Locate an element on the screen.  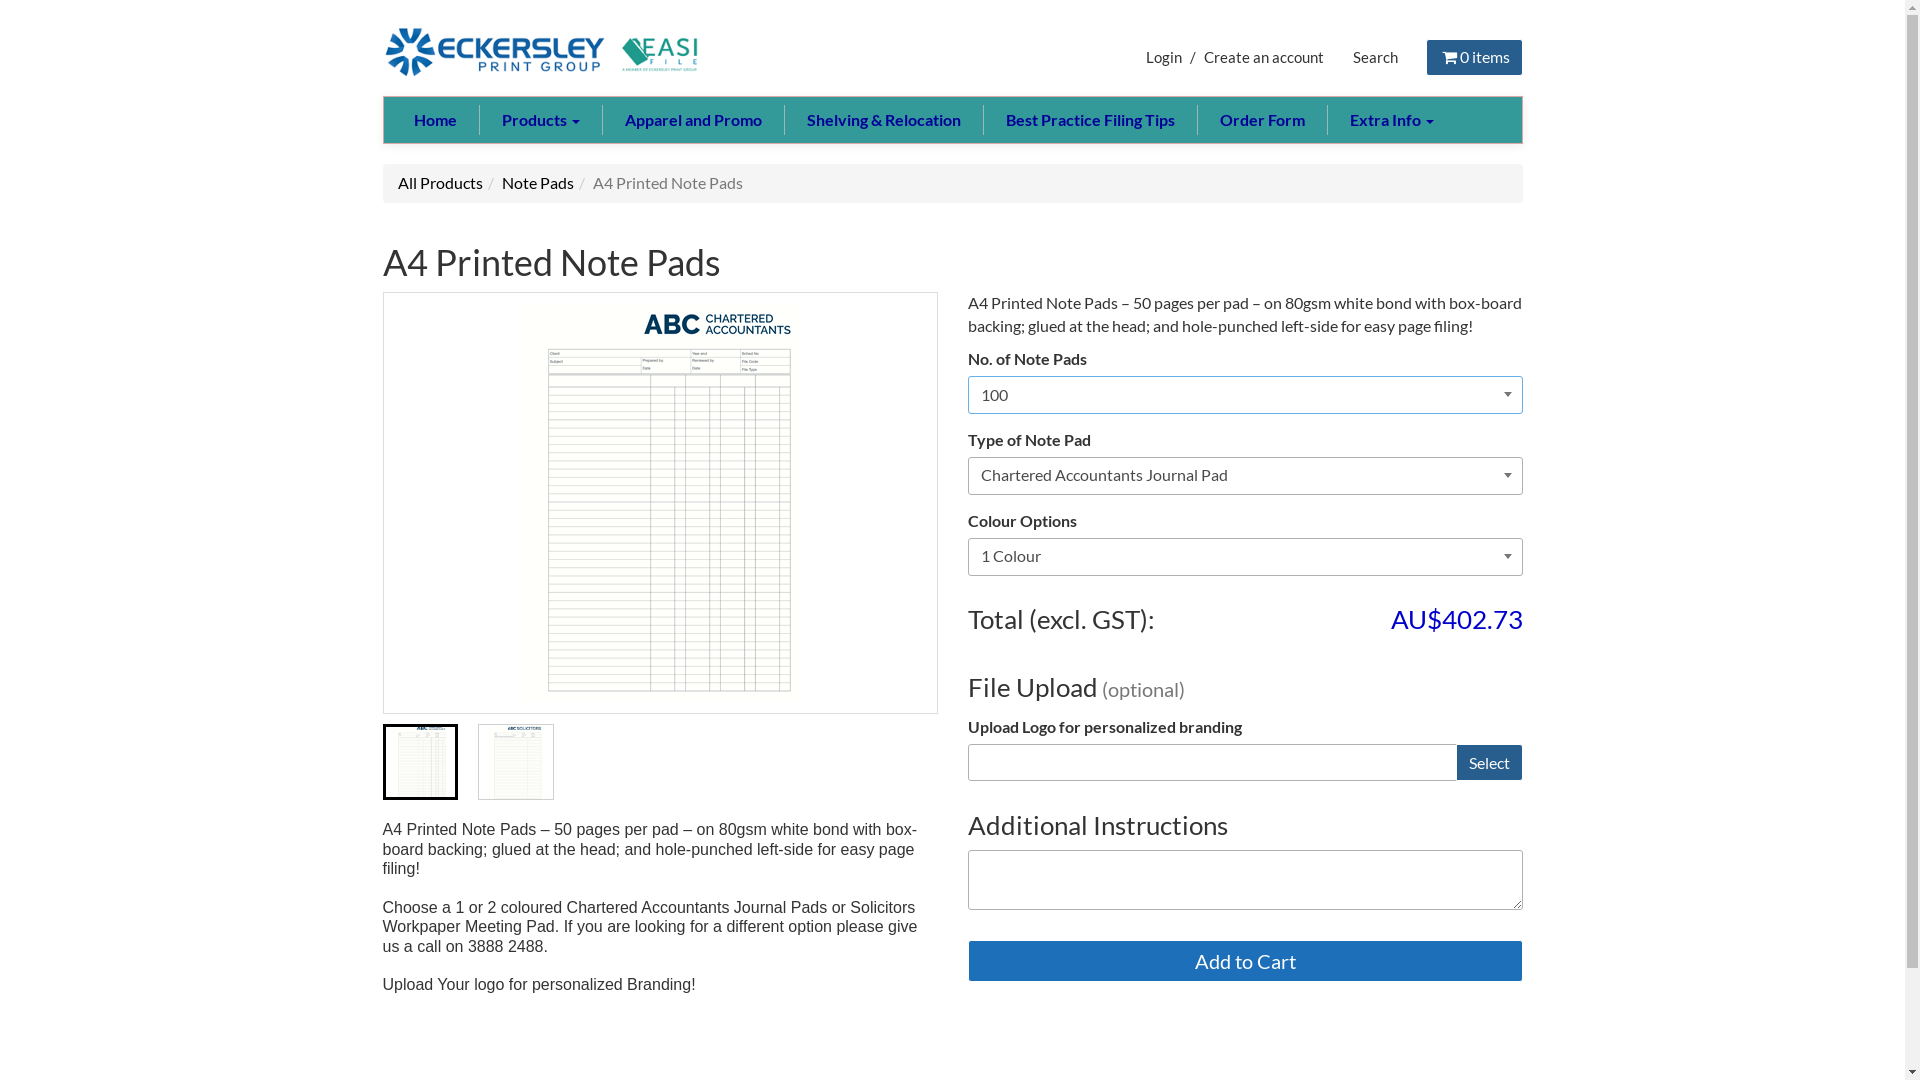
'Add to Cart' is located at coordinates (1244, 959).